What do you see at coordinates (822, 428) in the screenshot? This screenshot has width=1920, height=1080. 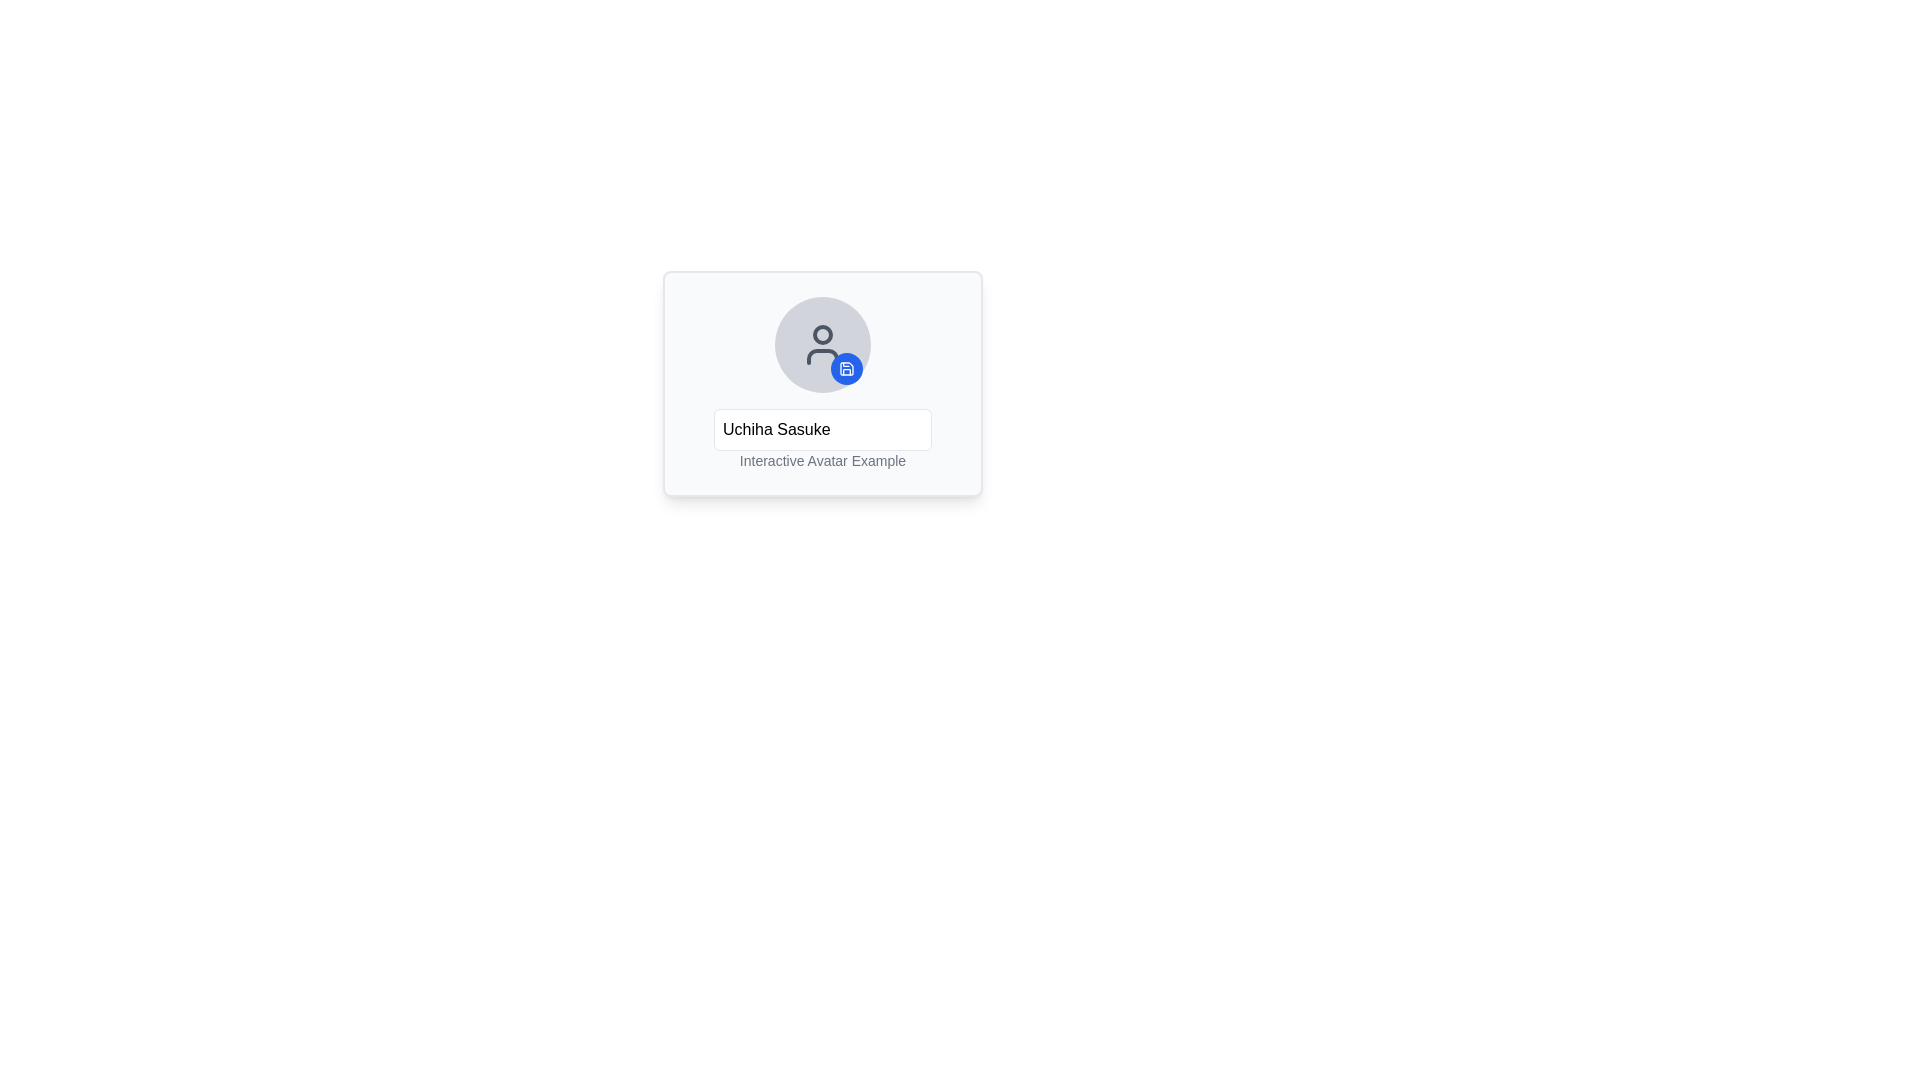 I see `the Text Display Box that displays the name 'Uchiha Sasuke'` at bounding box center [822, 428].